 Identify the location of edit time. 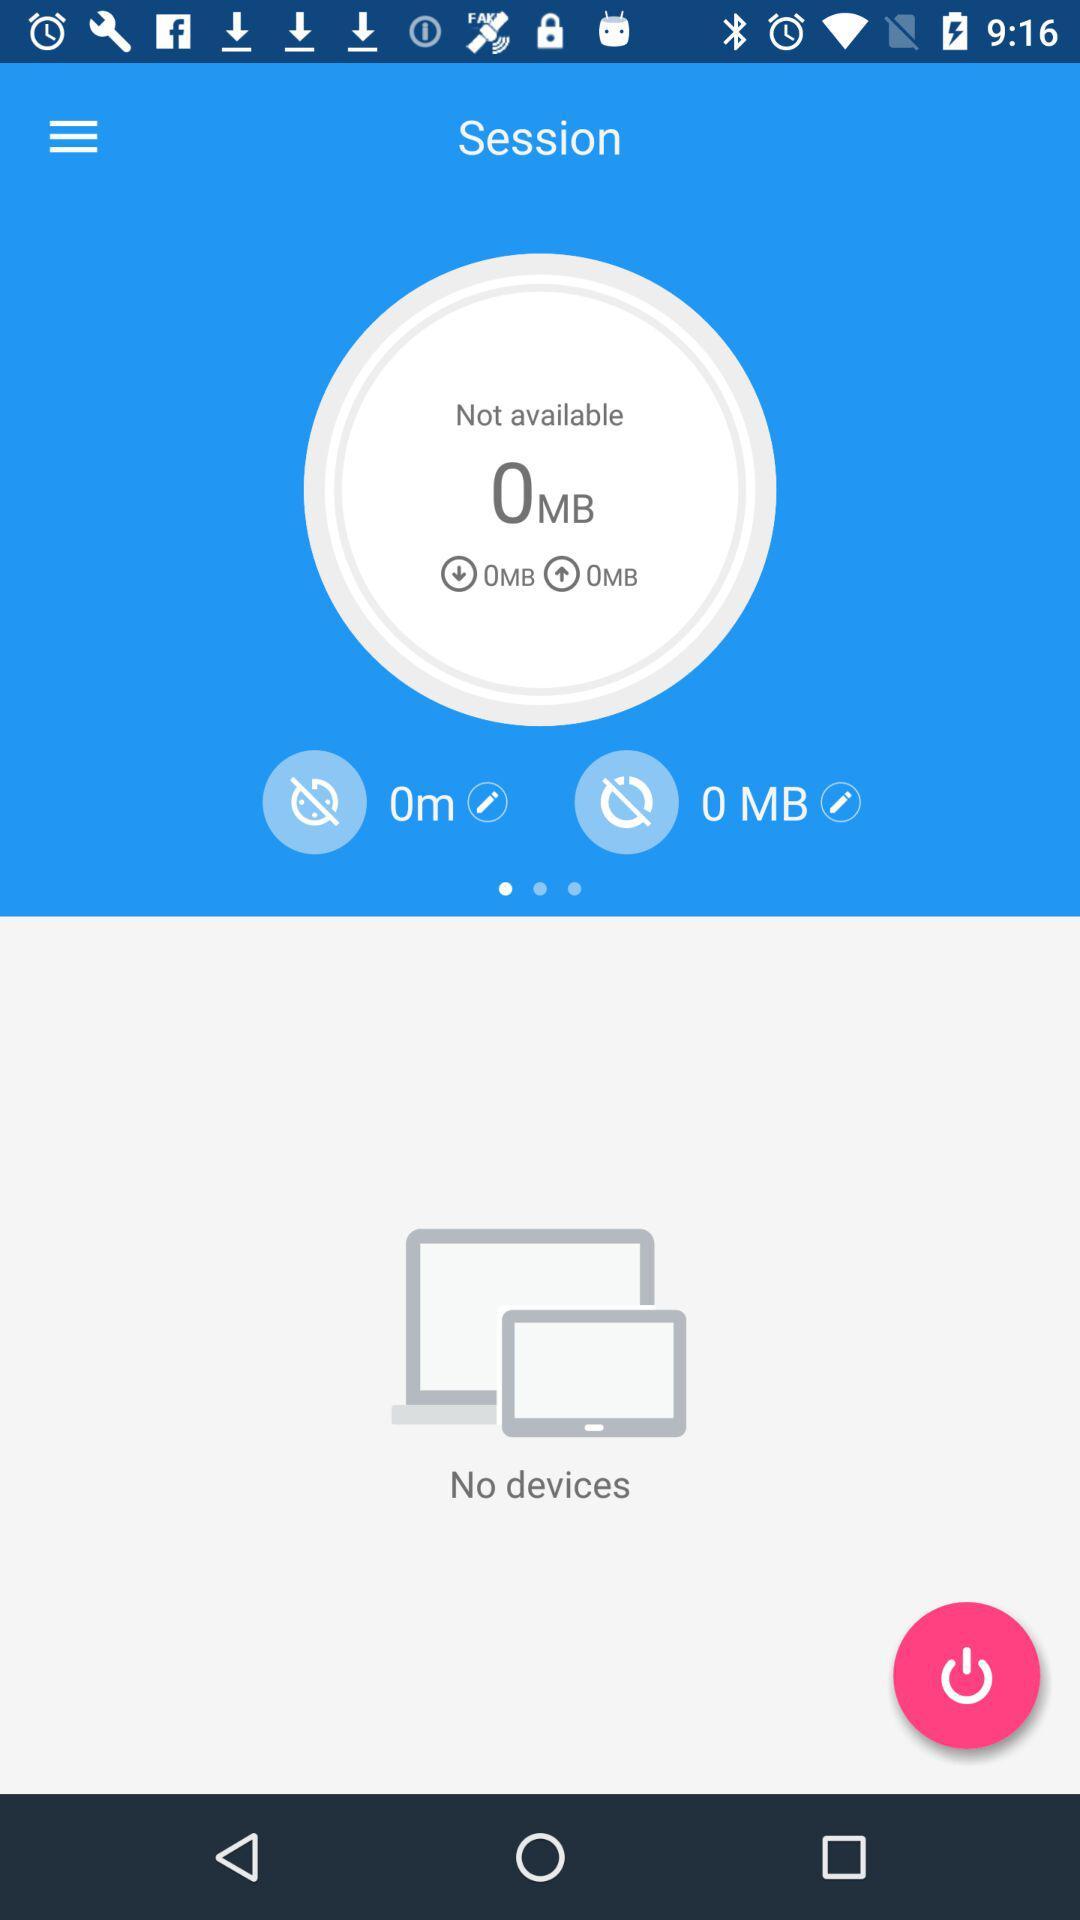
(487, 802).